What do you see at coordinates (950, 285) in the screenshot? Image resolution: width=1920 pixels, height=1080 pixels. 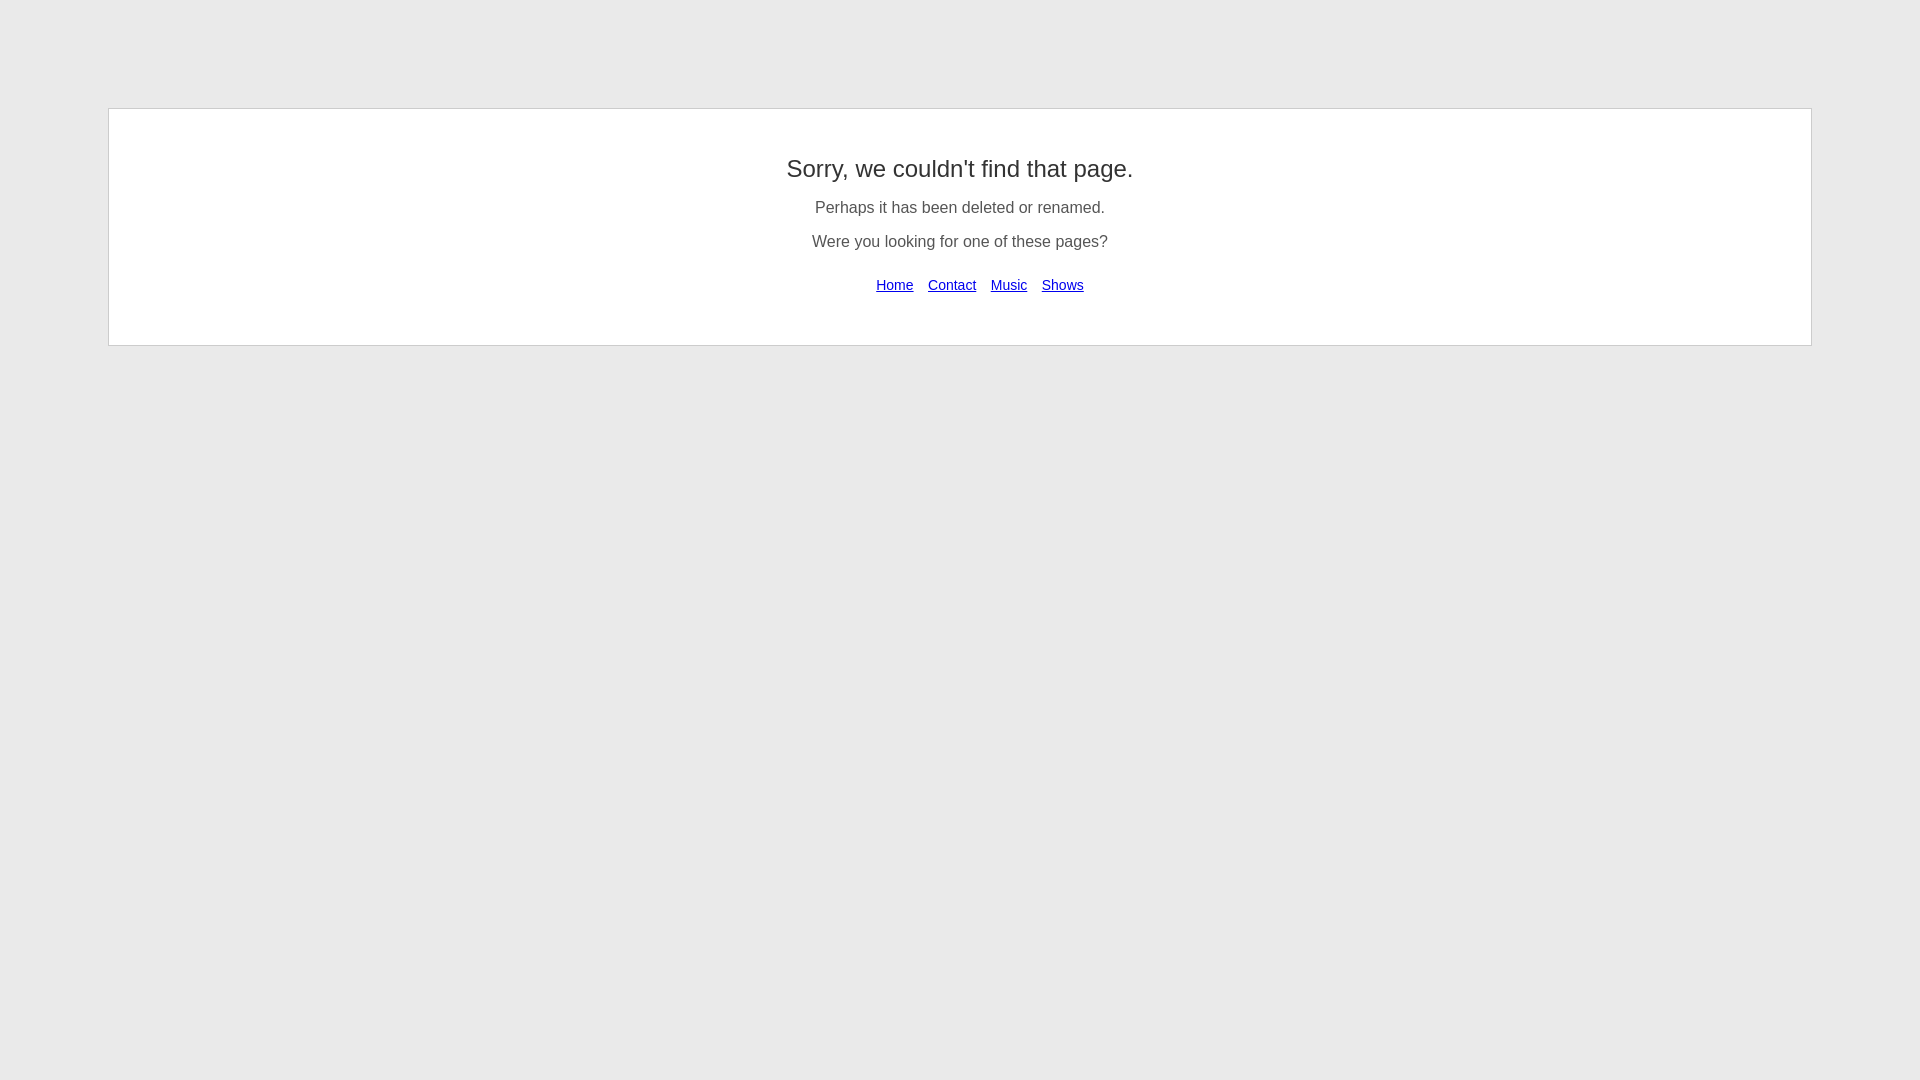 I see `'Contact'` at bounding box center [950, 285].